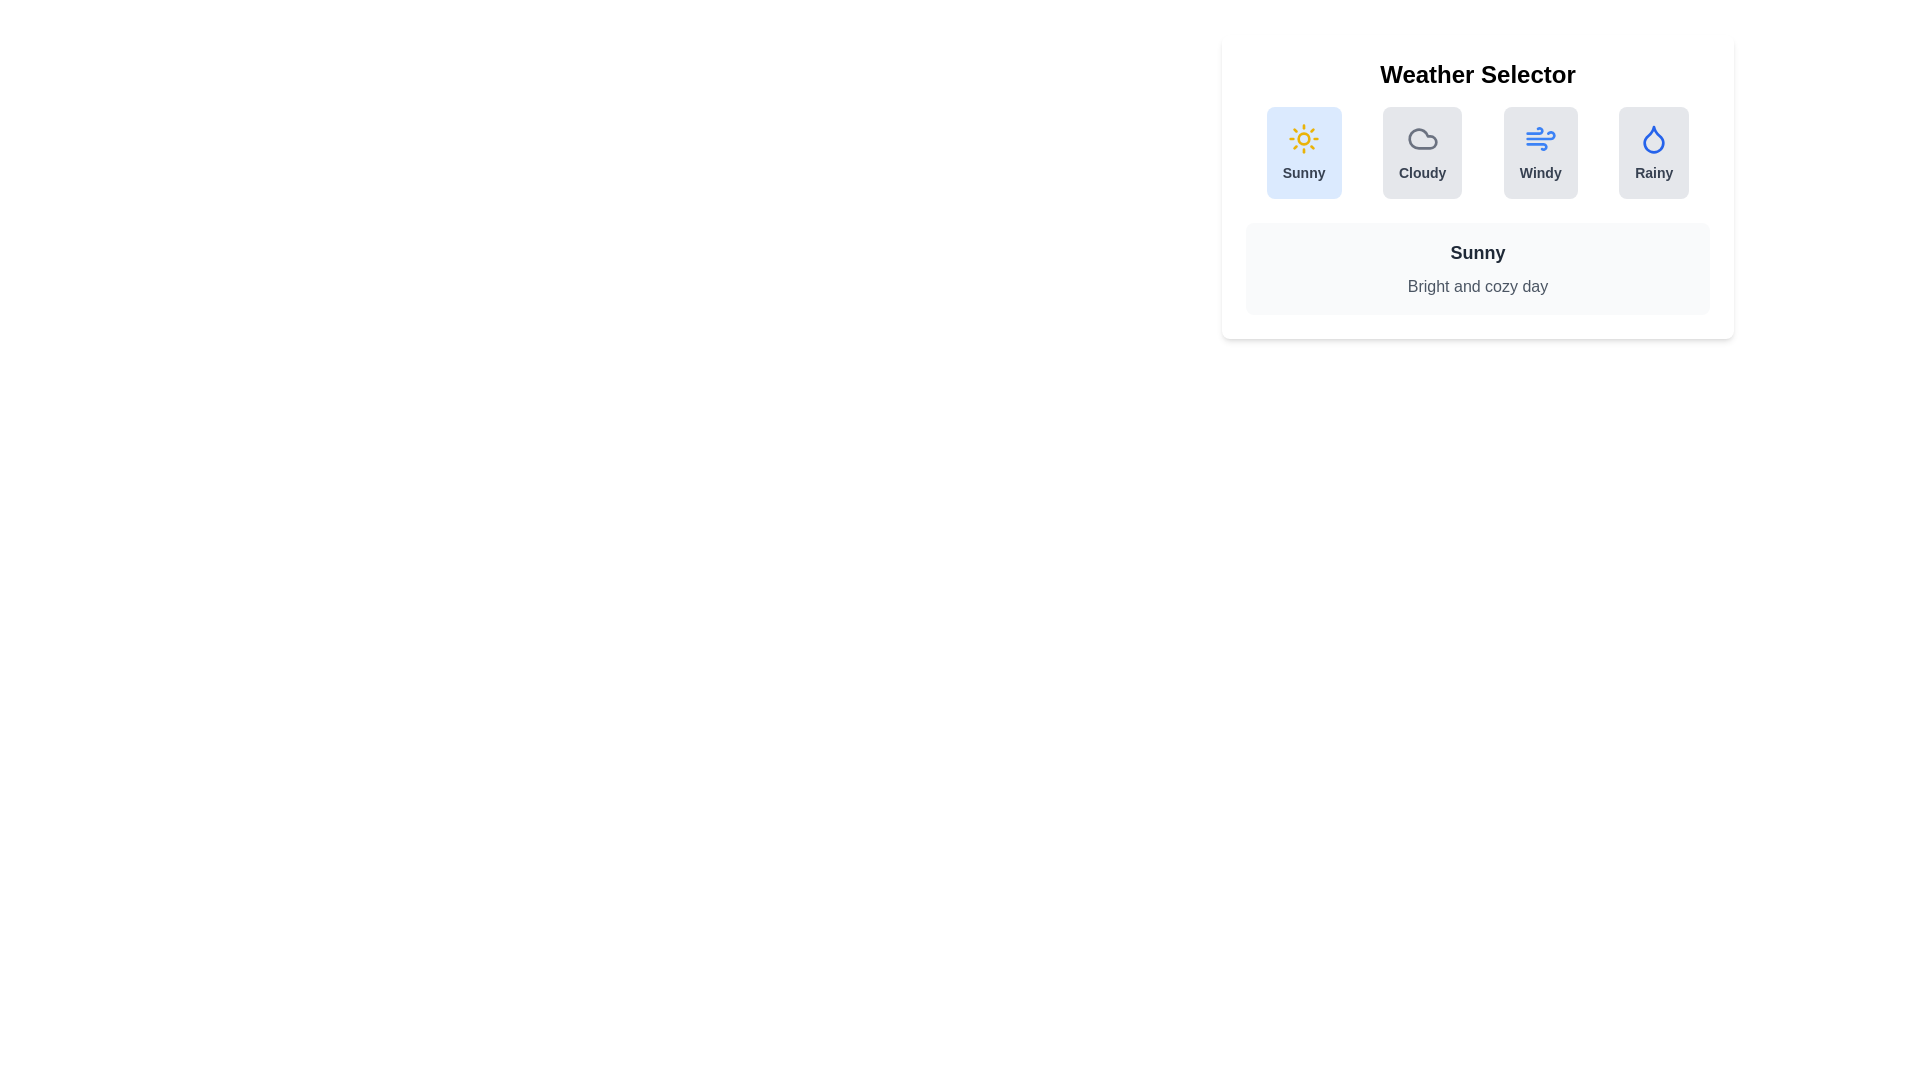 The width and height of the screenshot is (1920, 1080). I want to click on the group of selectable buttons in the 'Weather Selector', so click(1478, 152).